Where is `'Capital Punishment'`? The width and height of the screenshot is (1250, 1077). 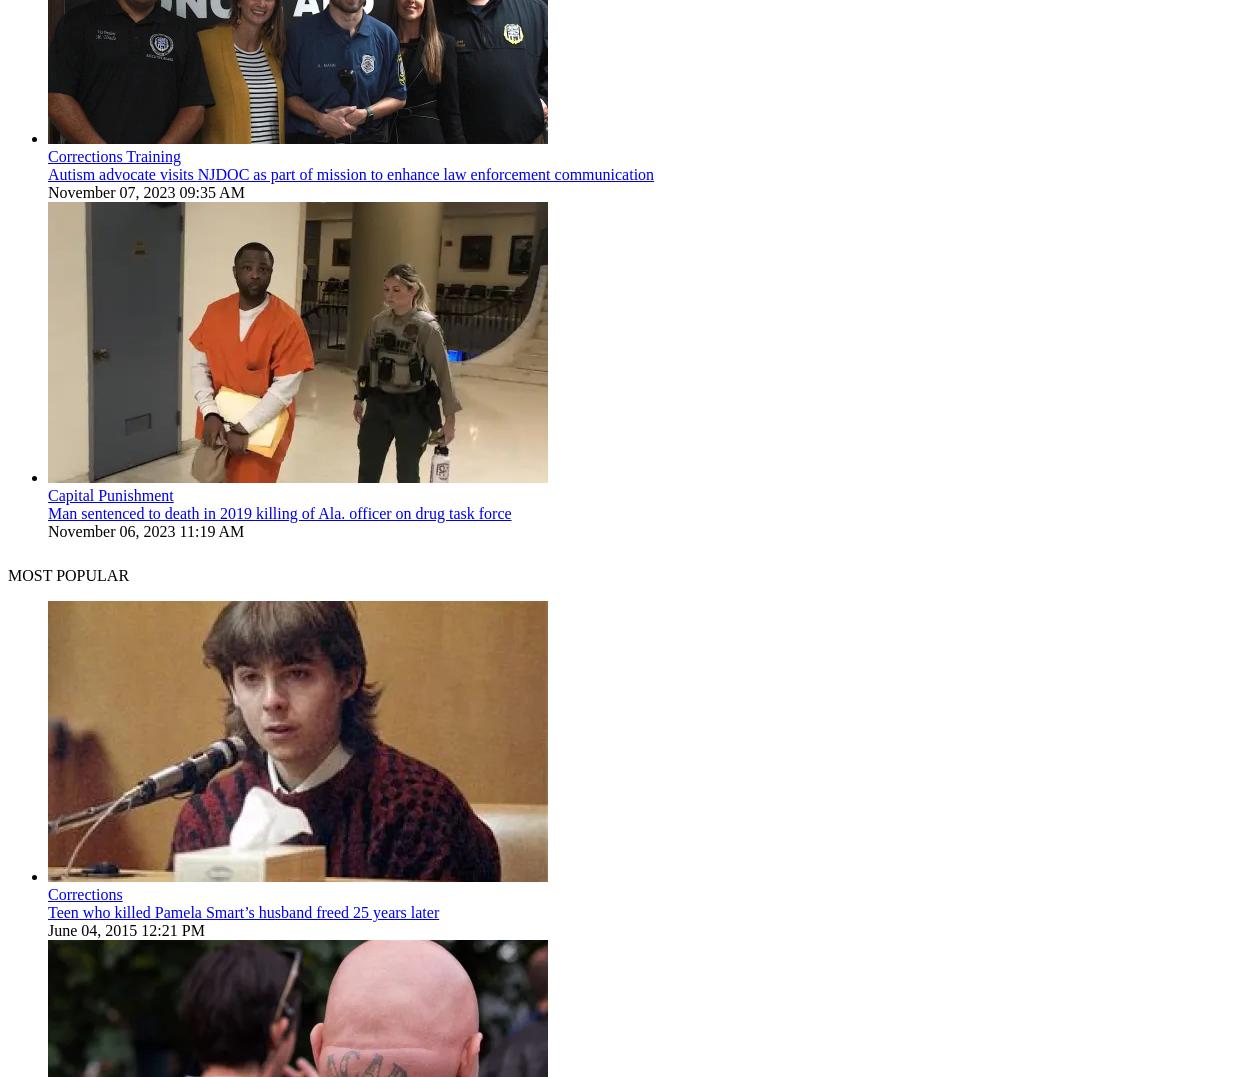
'Capital Punishment' is located at coordinates (47, 495).